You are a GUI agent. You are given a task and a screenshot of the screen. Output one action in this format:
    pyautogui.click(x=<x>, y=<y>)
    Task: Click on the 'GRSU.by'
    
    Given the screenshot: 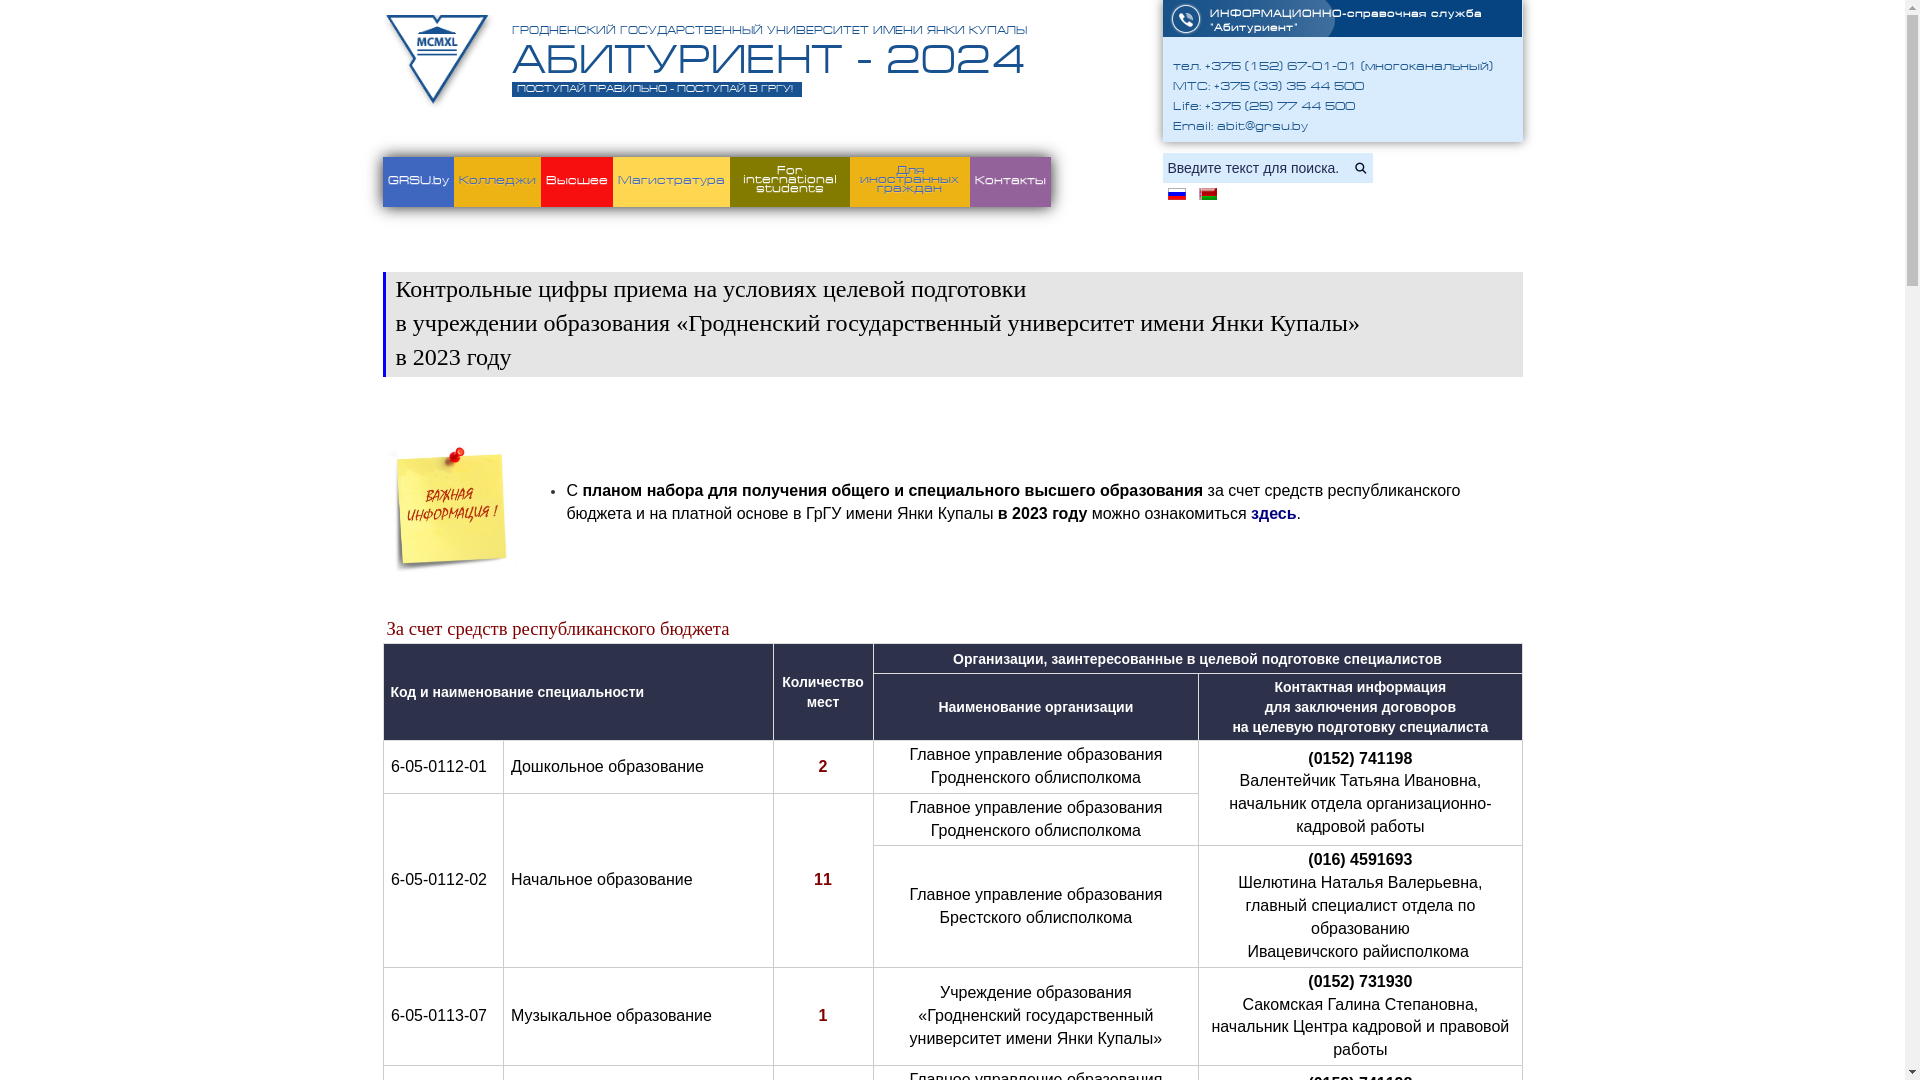 What is the action you would take?
    pyautogui.click(x=416, y=181)
    